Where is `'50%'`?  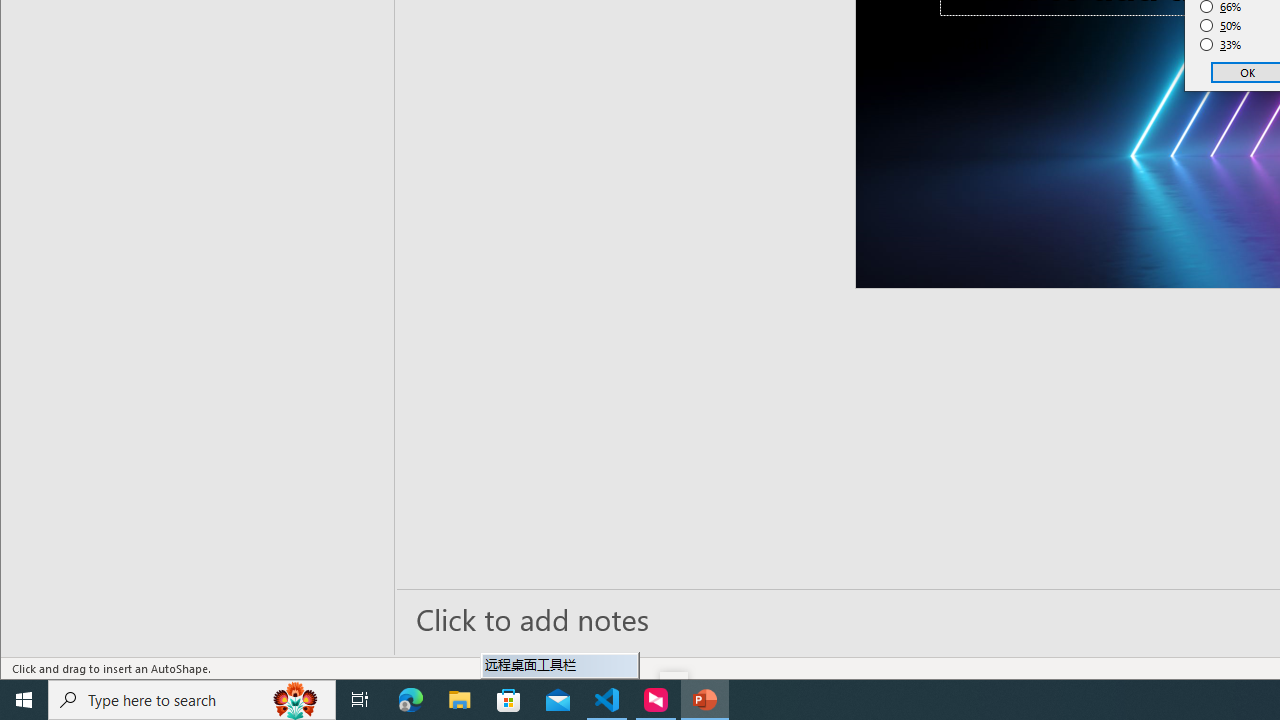
'50%' is located at coordinates (1220, 25).